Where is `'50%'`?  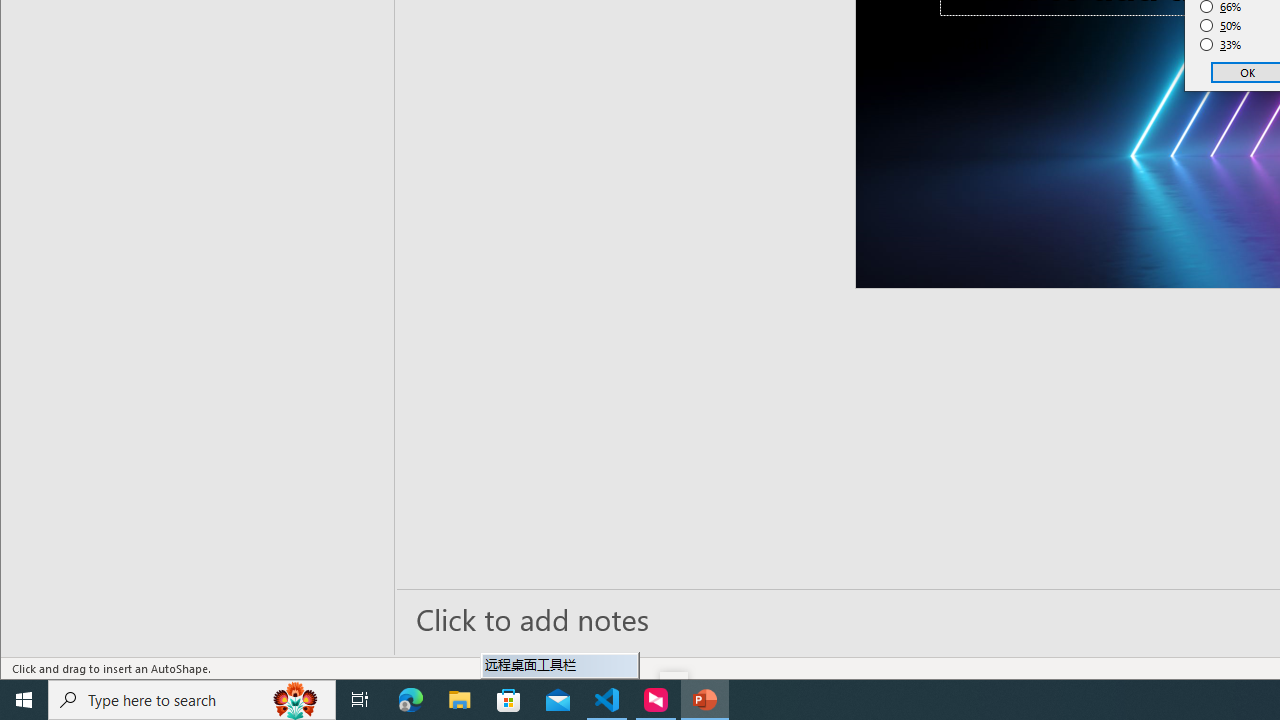
'50%' is located at coordinates (1220, 25).